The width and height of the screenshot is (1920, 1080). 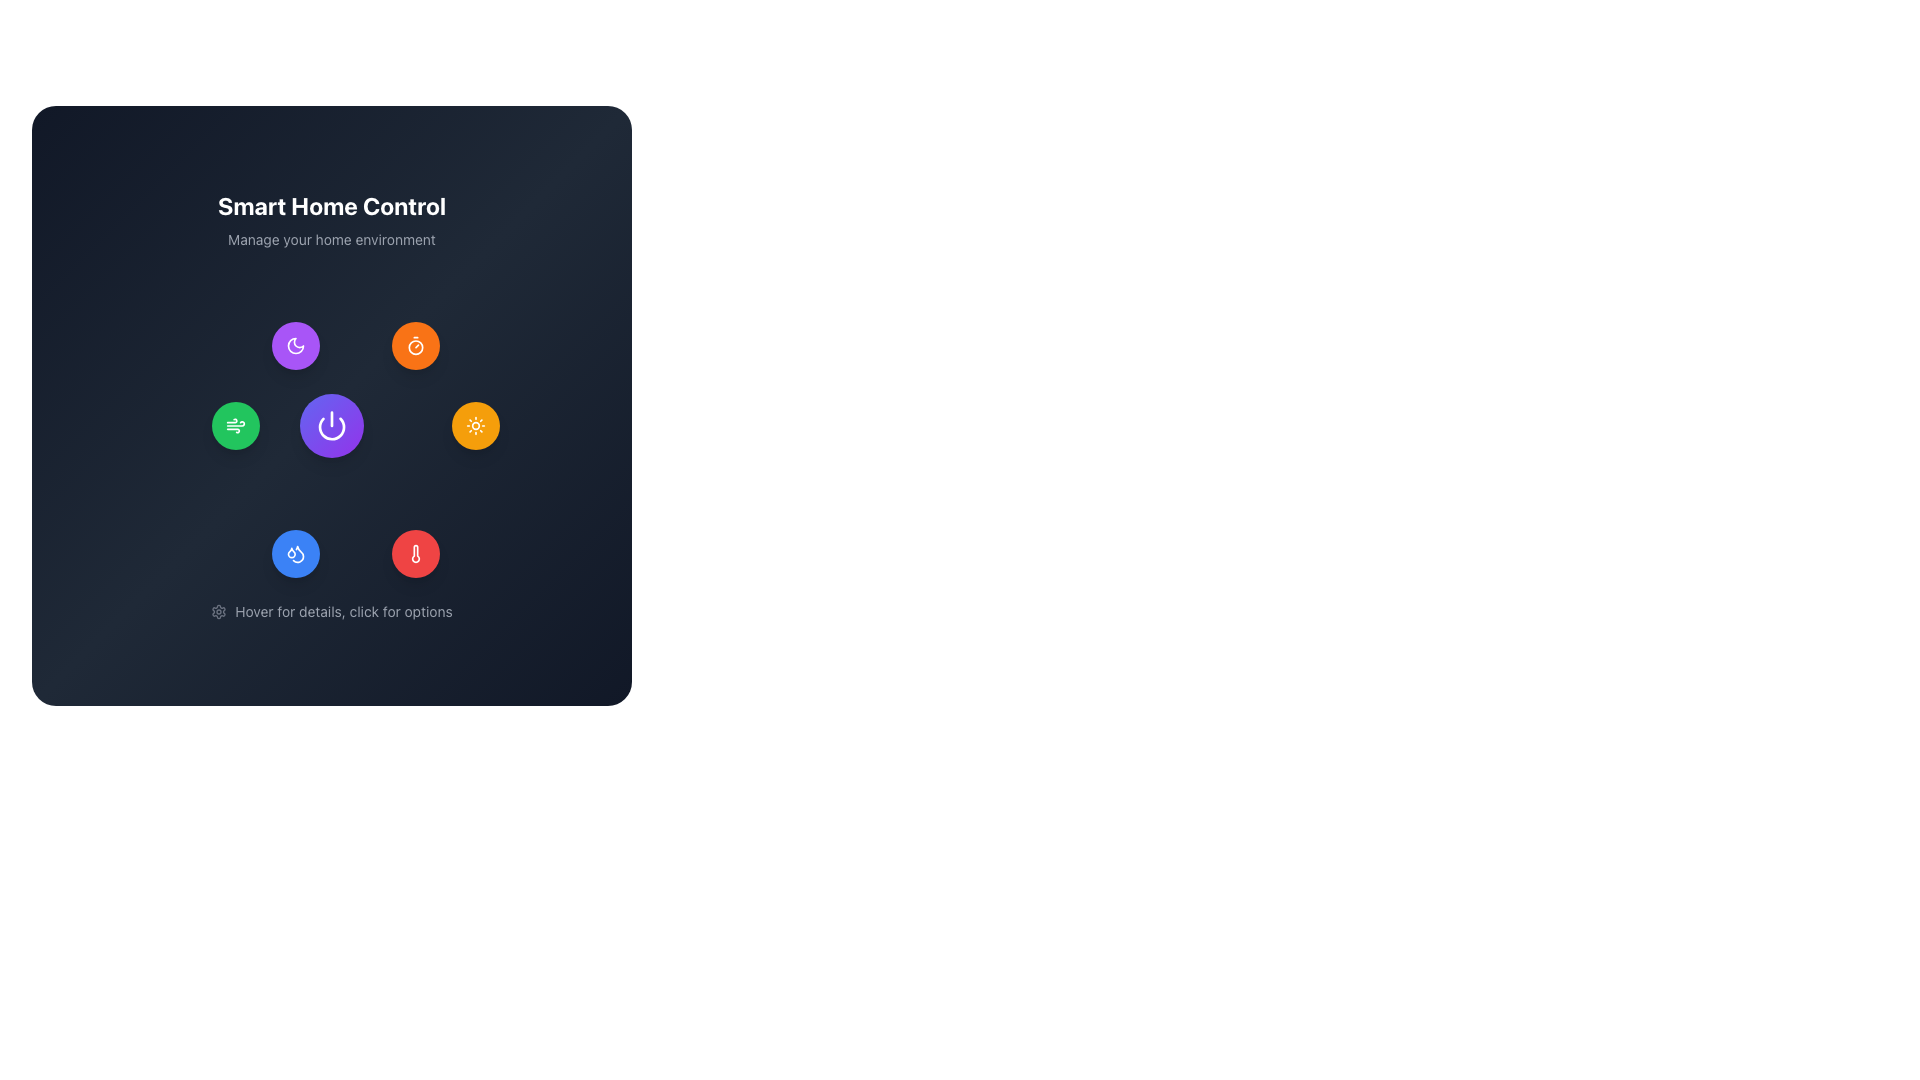 What do you see at coordinates (331, 405) in the screenshot?
I see `the circular button with a gradient color scheme transitioning from indigo to purple, featuring a white power icon` at bounding box center [331, 405].